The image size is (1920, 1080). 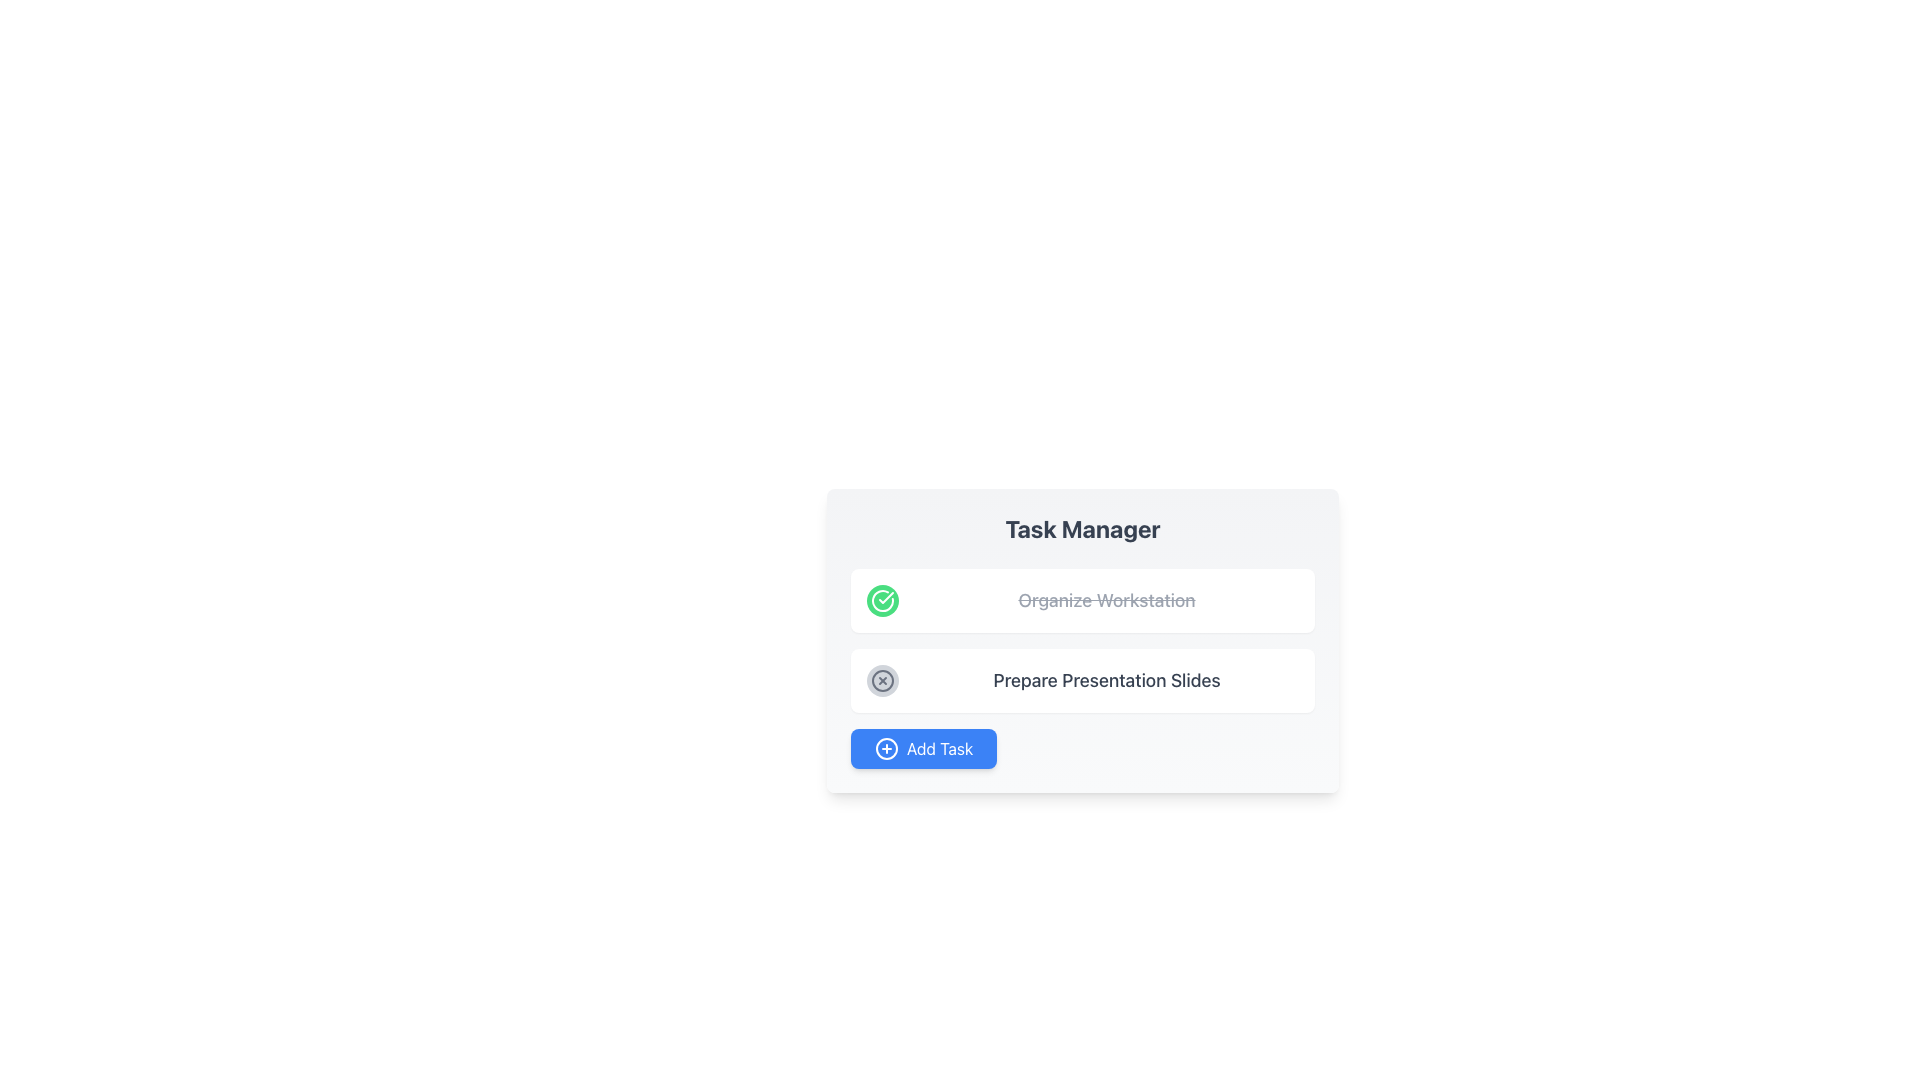 I want to click on the toggle button for the 'Organize Workstation' task, so click(x=882, y=600).